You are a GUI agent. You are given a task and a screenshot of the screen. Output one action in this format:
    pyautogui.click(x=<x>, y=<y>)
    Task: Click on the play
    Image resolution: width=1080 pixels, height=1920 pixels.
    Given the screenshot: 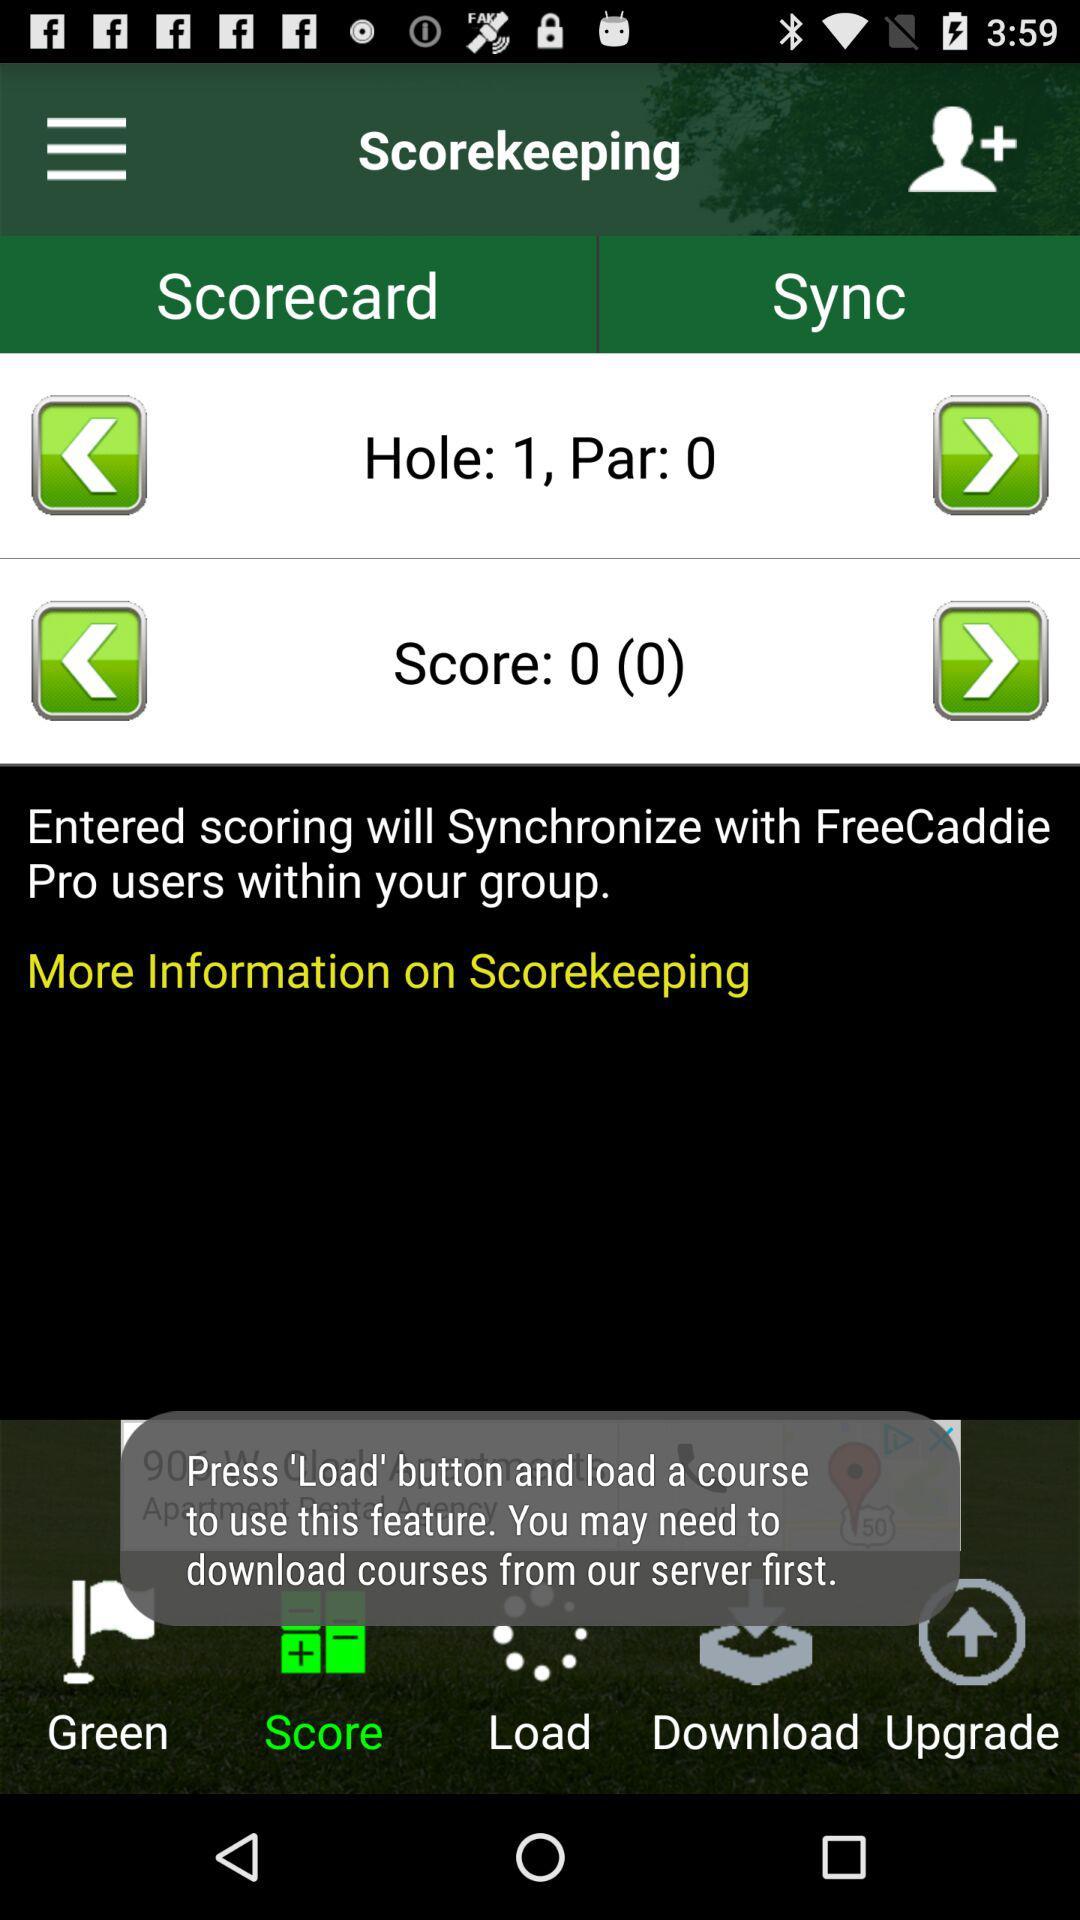 What is the action you would take?
    pyautogui.click(x=990, y=660)
    